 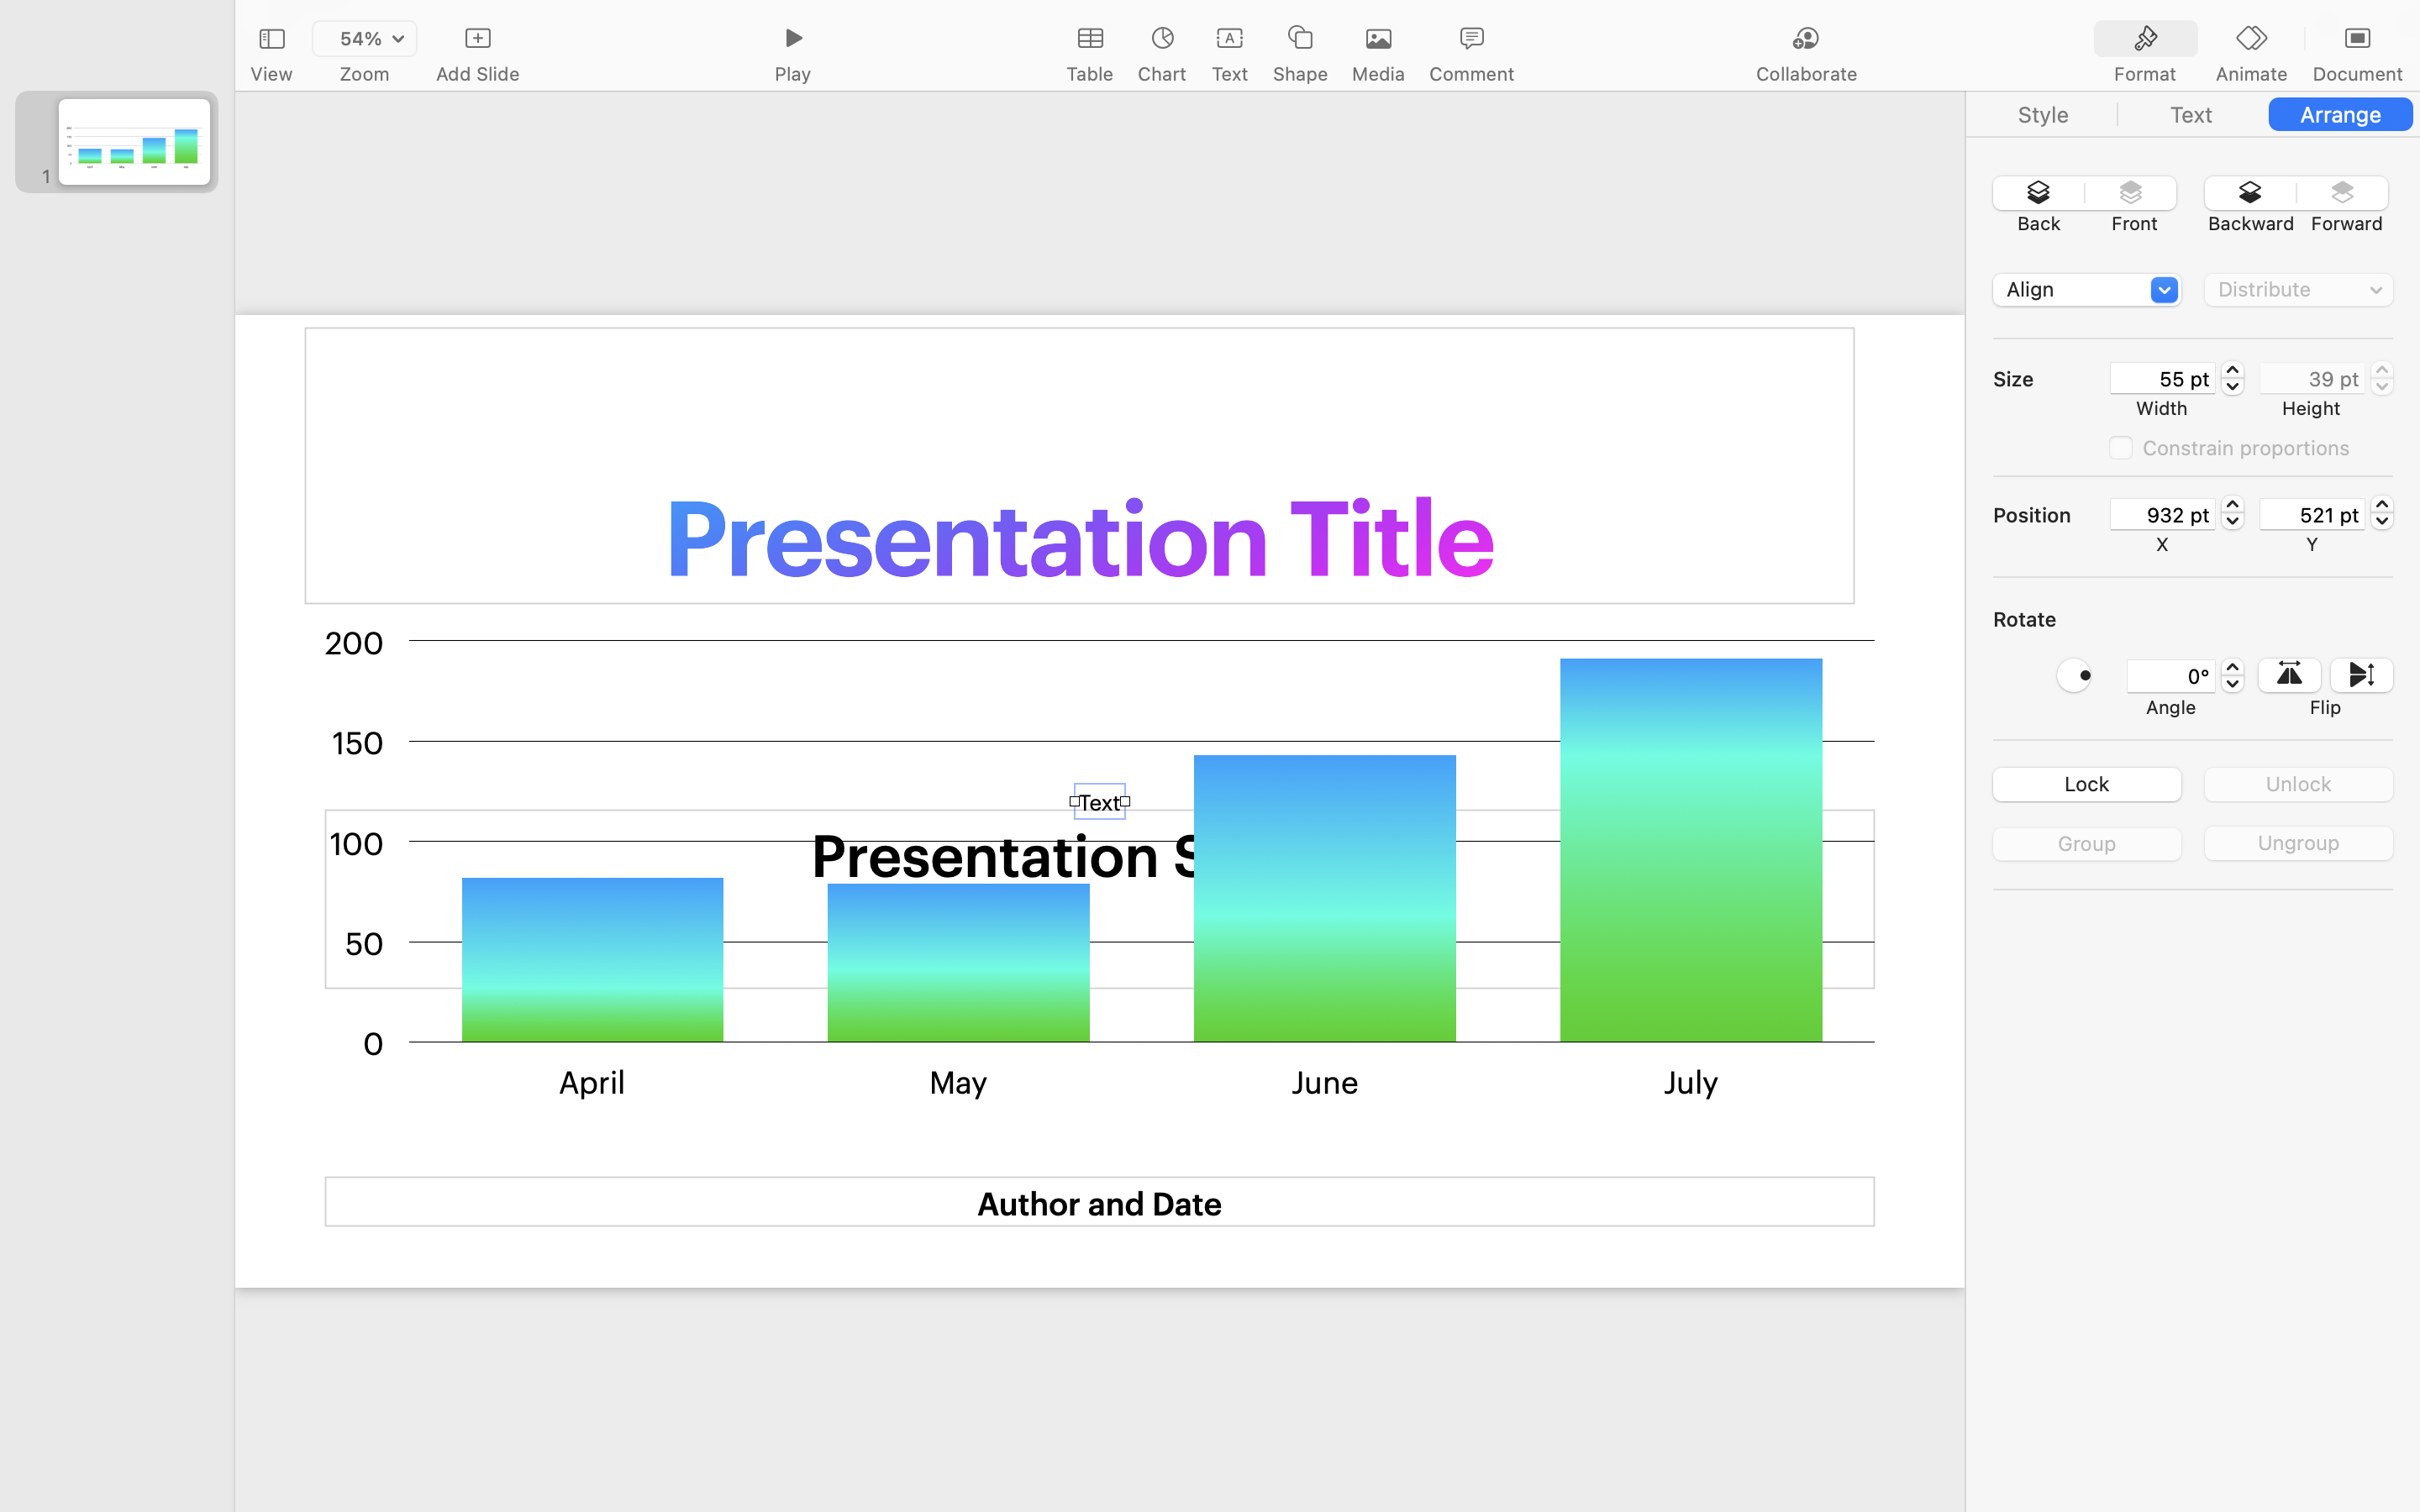 What do you see at coordinates (2144, 74) in the screenshot?
I see `'Format'` at bounding box center [2144, 74].